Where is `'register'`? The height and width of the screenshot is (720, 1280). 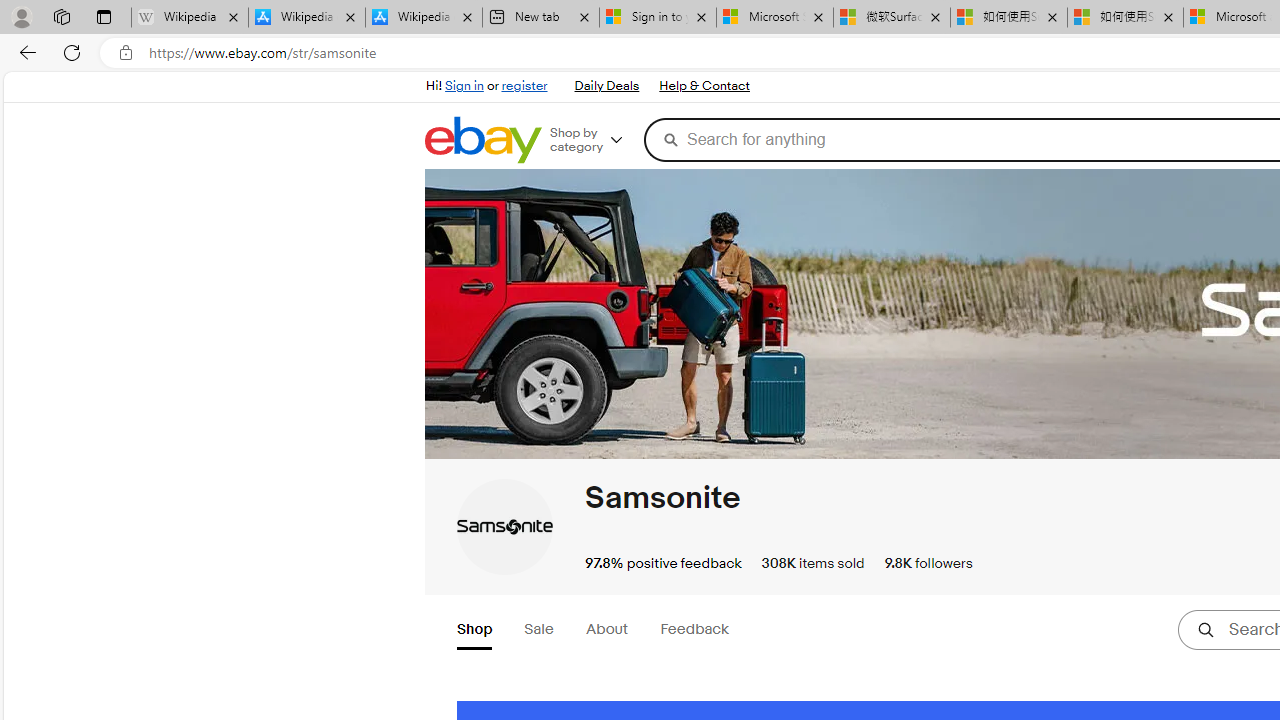 'register' is located at coordinates (524, 85).